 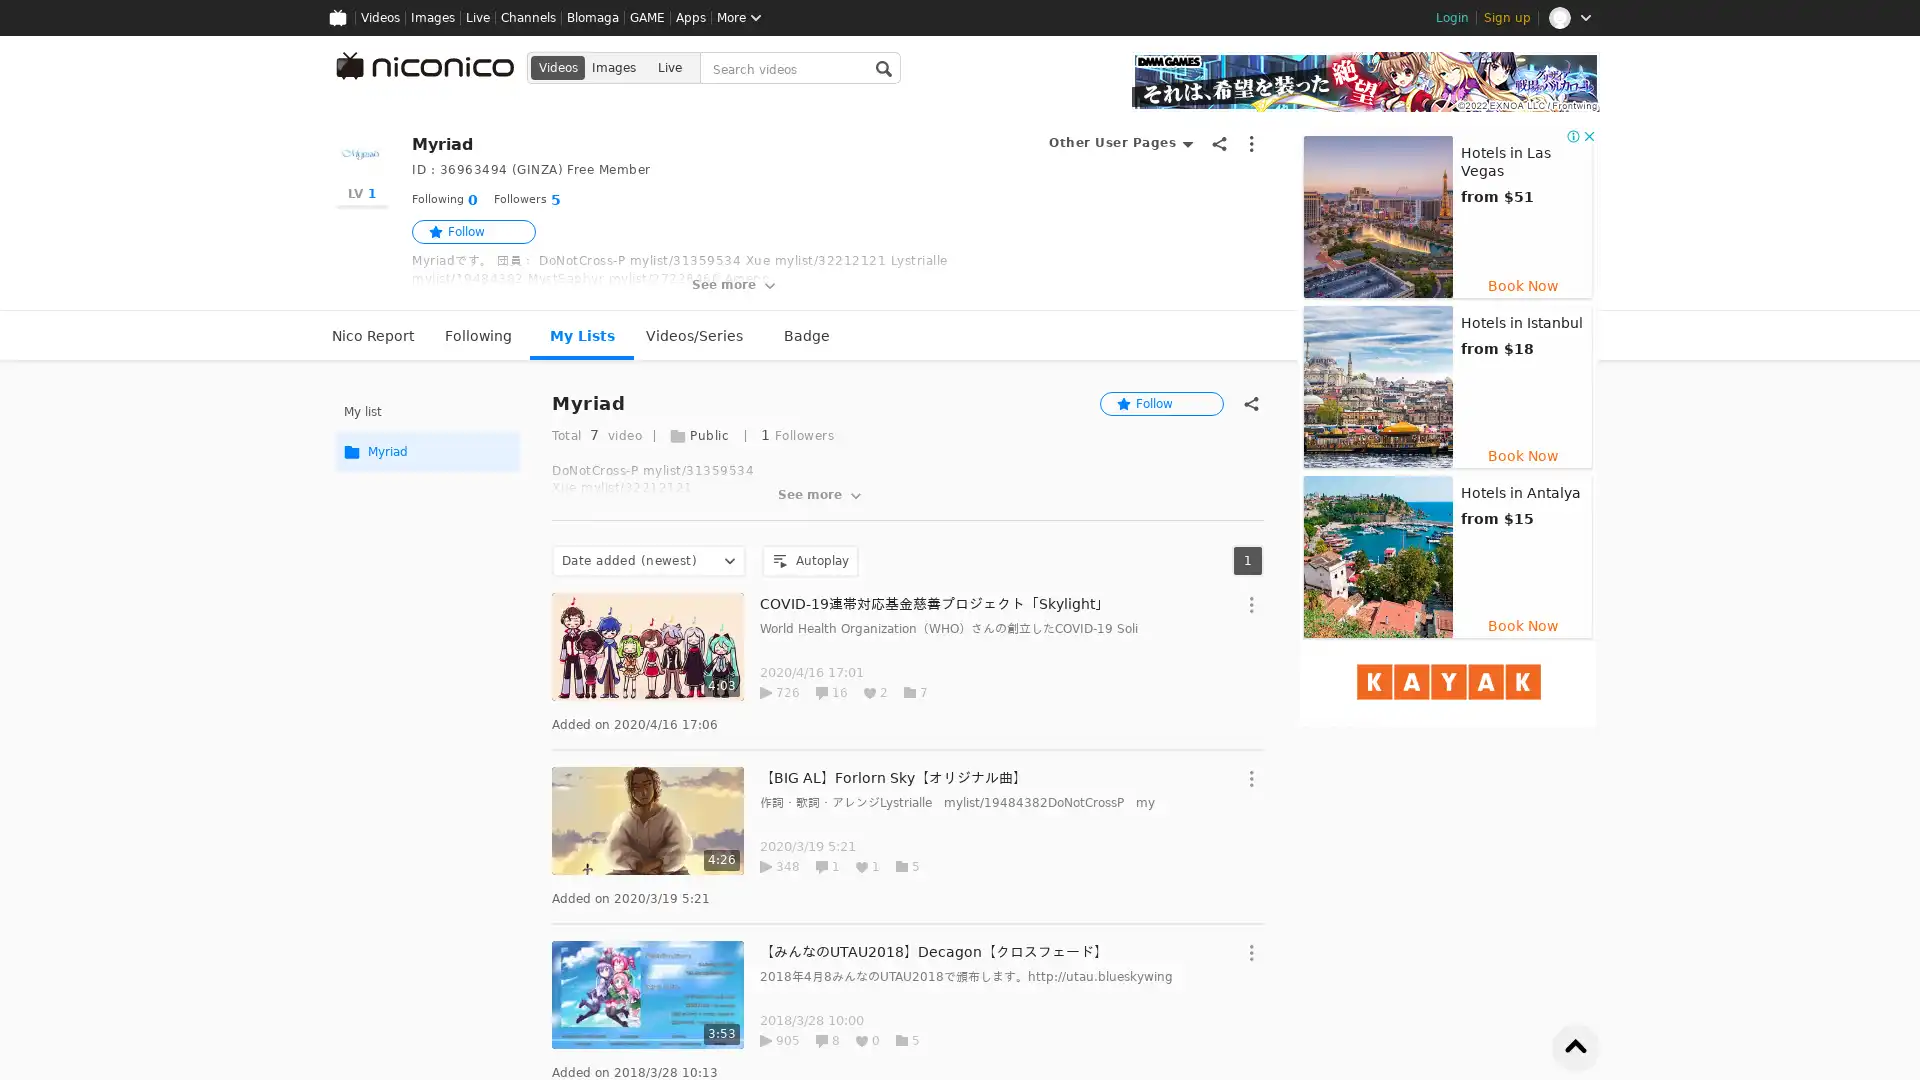 I want to click on Other User Pages, so click(x=1120, y=142).